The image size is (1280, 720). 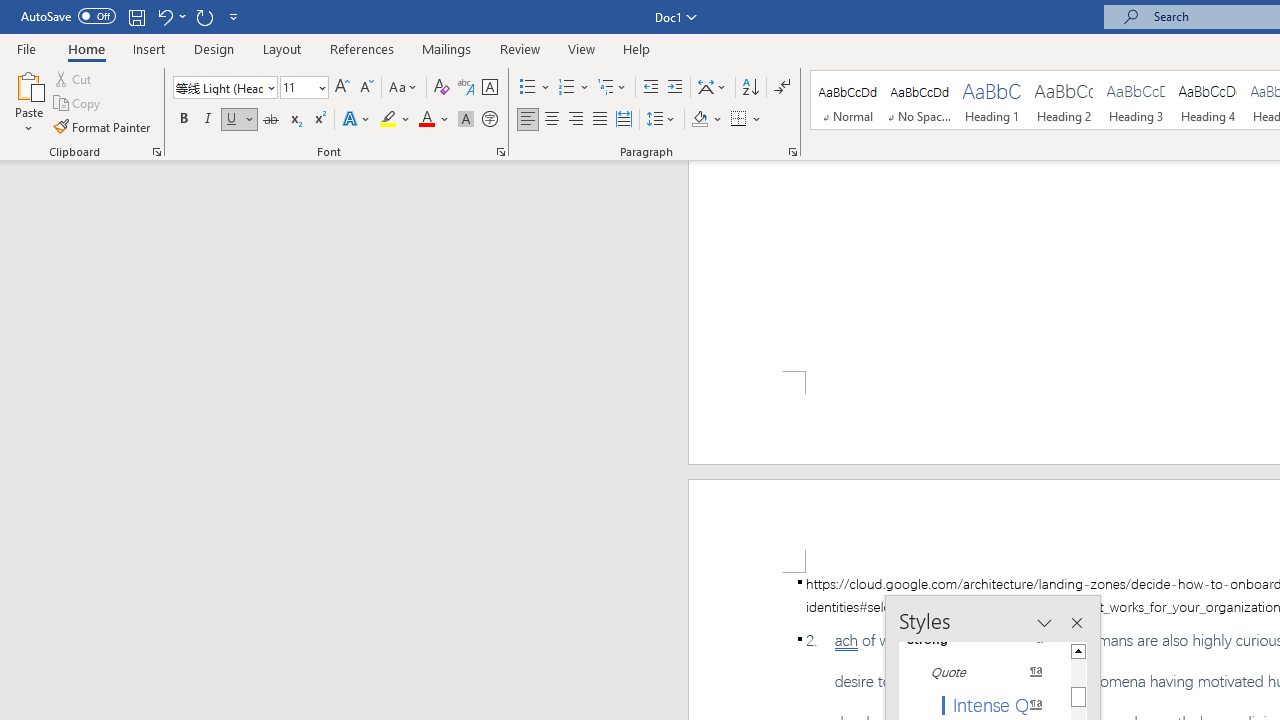 What do you see at coordinates (791, 150) in the screenshot?
I see `'Paragraph...'` at bounding box center [791, 150].